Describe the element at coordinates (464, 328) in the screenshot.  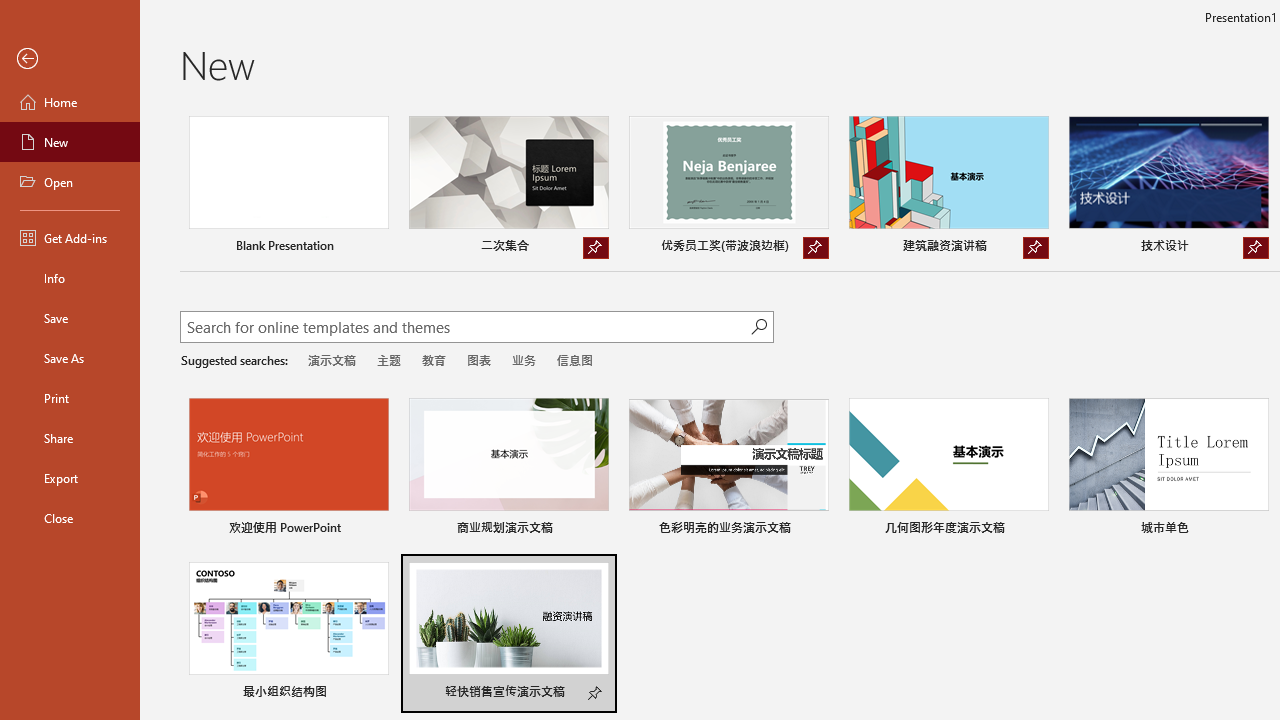
I see `'Search for online templates and themes'` at that location.